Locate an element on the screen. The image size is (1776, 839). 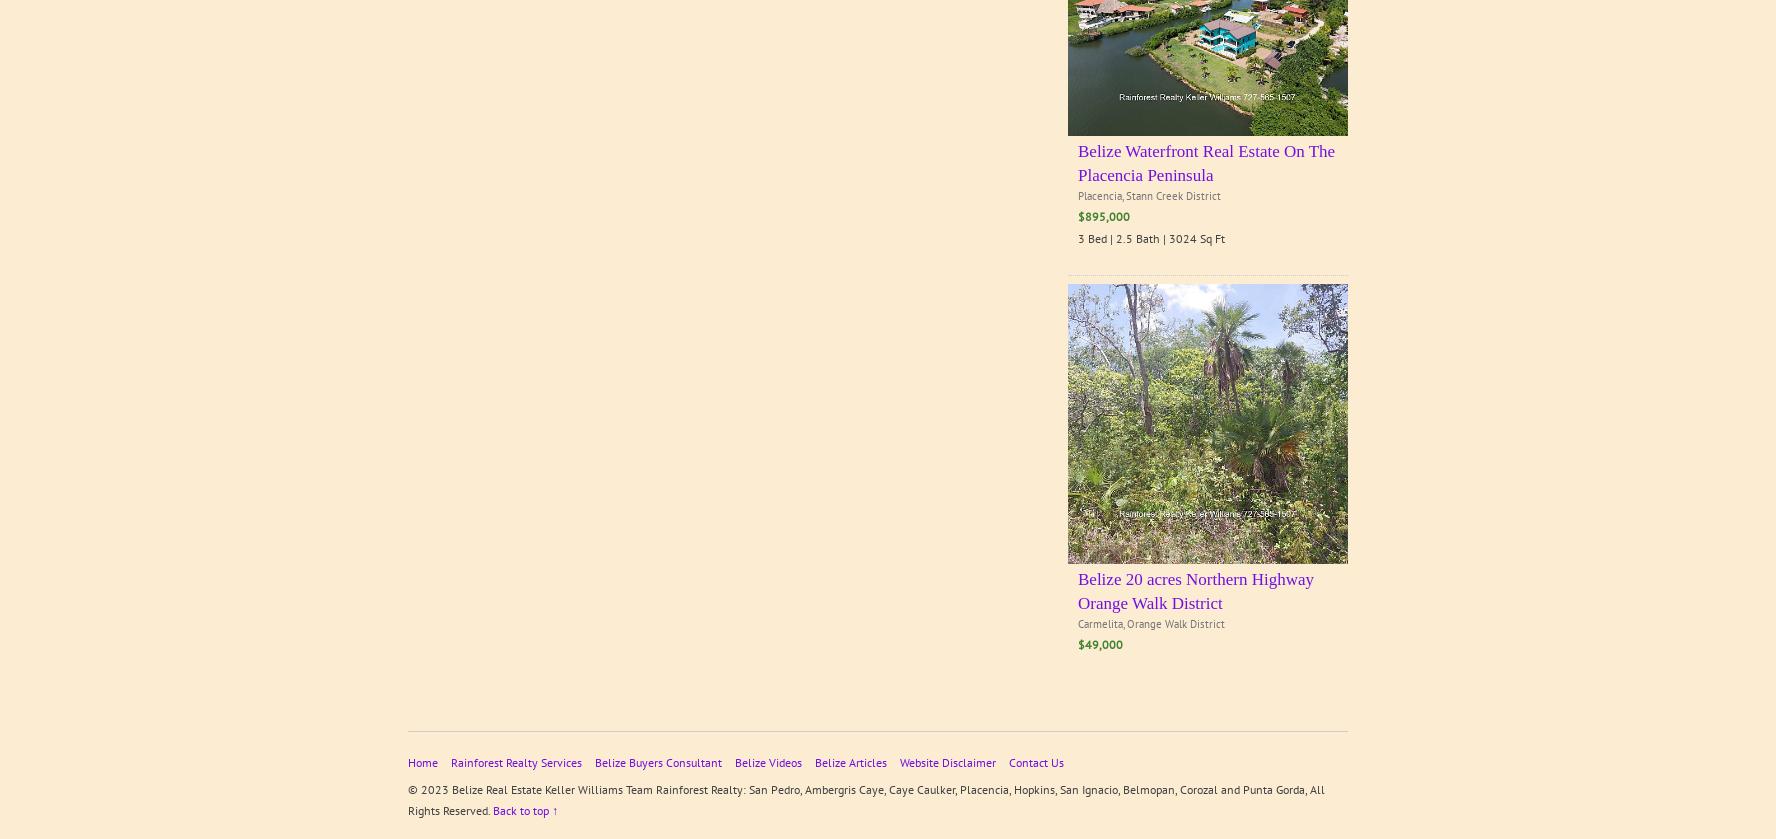
'$895,000' is located at coordinates (1077, 216).